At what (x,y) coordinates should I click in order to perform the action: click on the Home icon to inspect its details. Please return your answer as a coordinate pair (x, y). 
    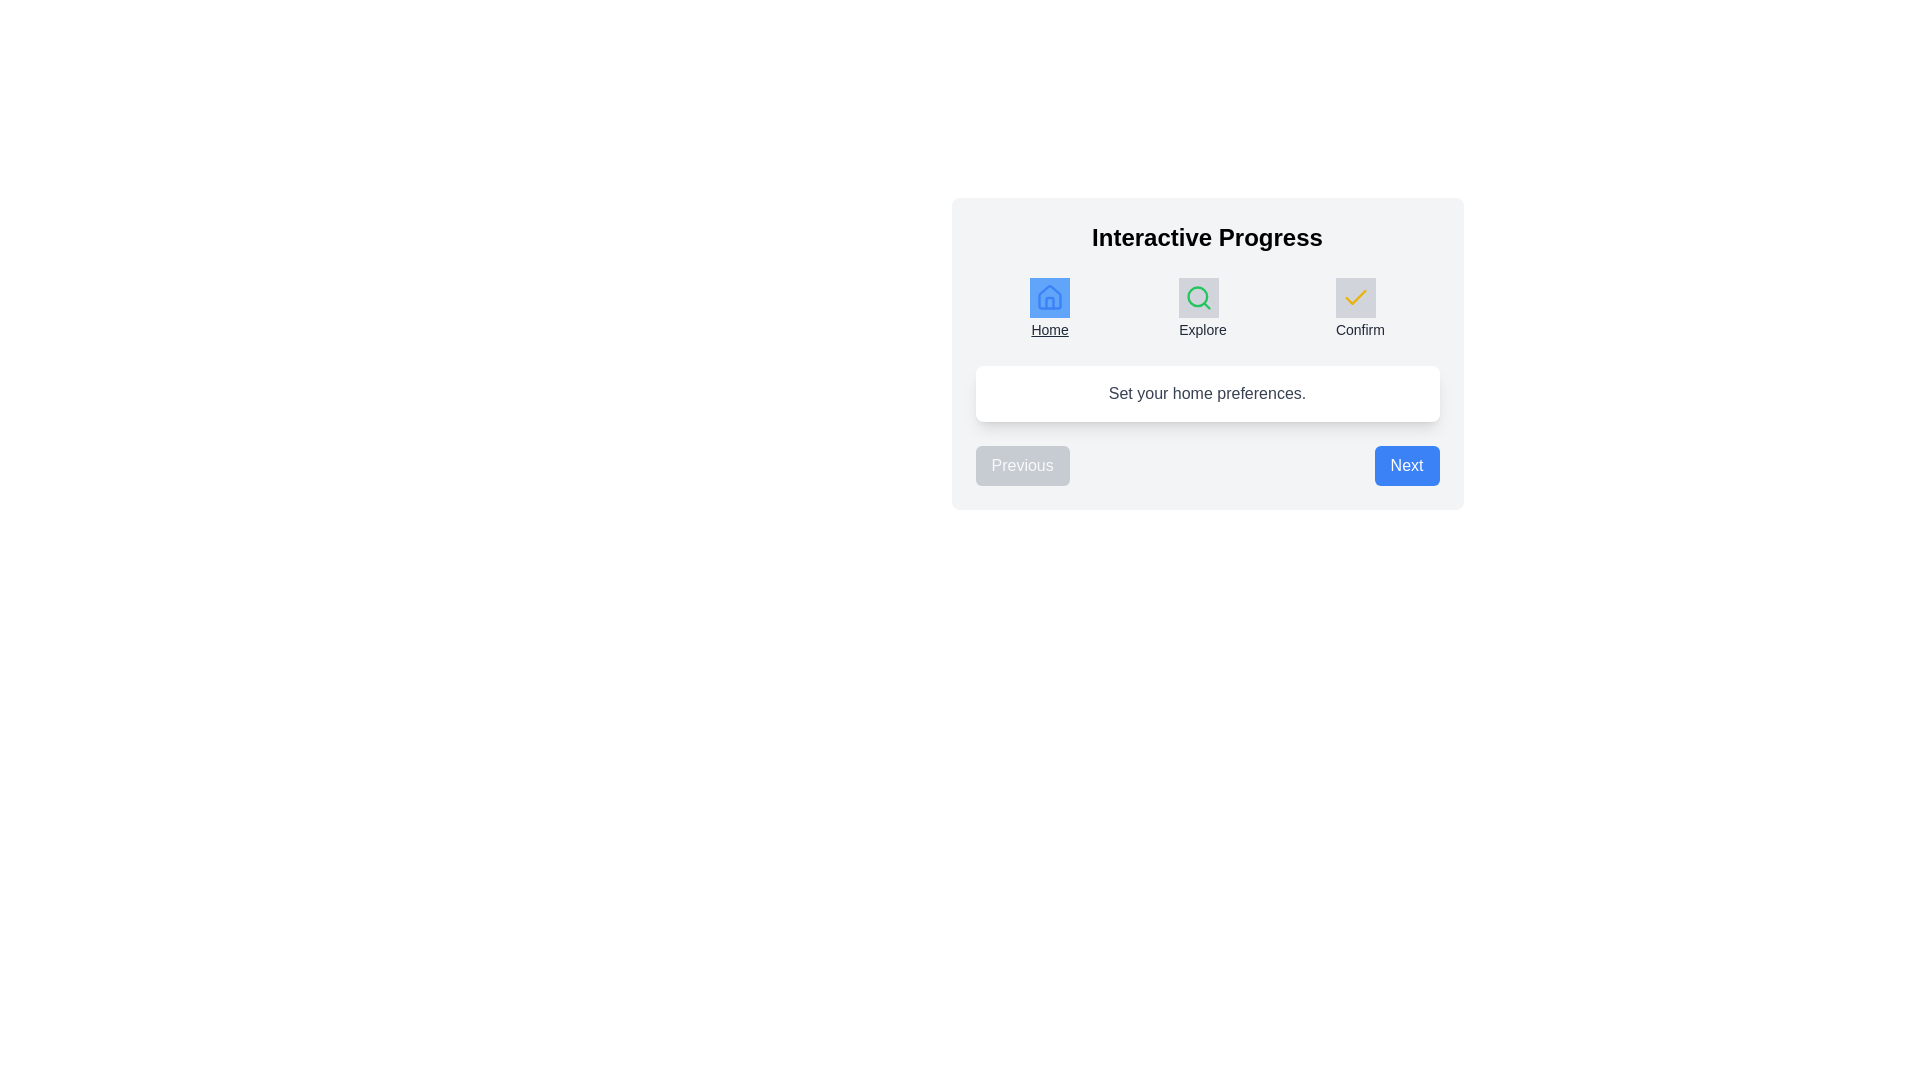
    Looking at the image, I should click on (1049, 297).